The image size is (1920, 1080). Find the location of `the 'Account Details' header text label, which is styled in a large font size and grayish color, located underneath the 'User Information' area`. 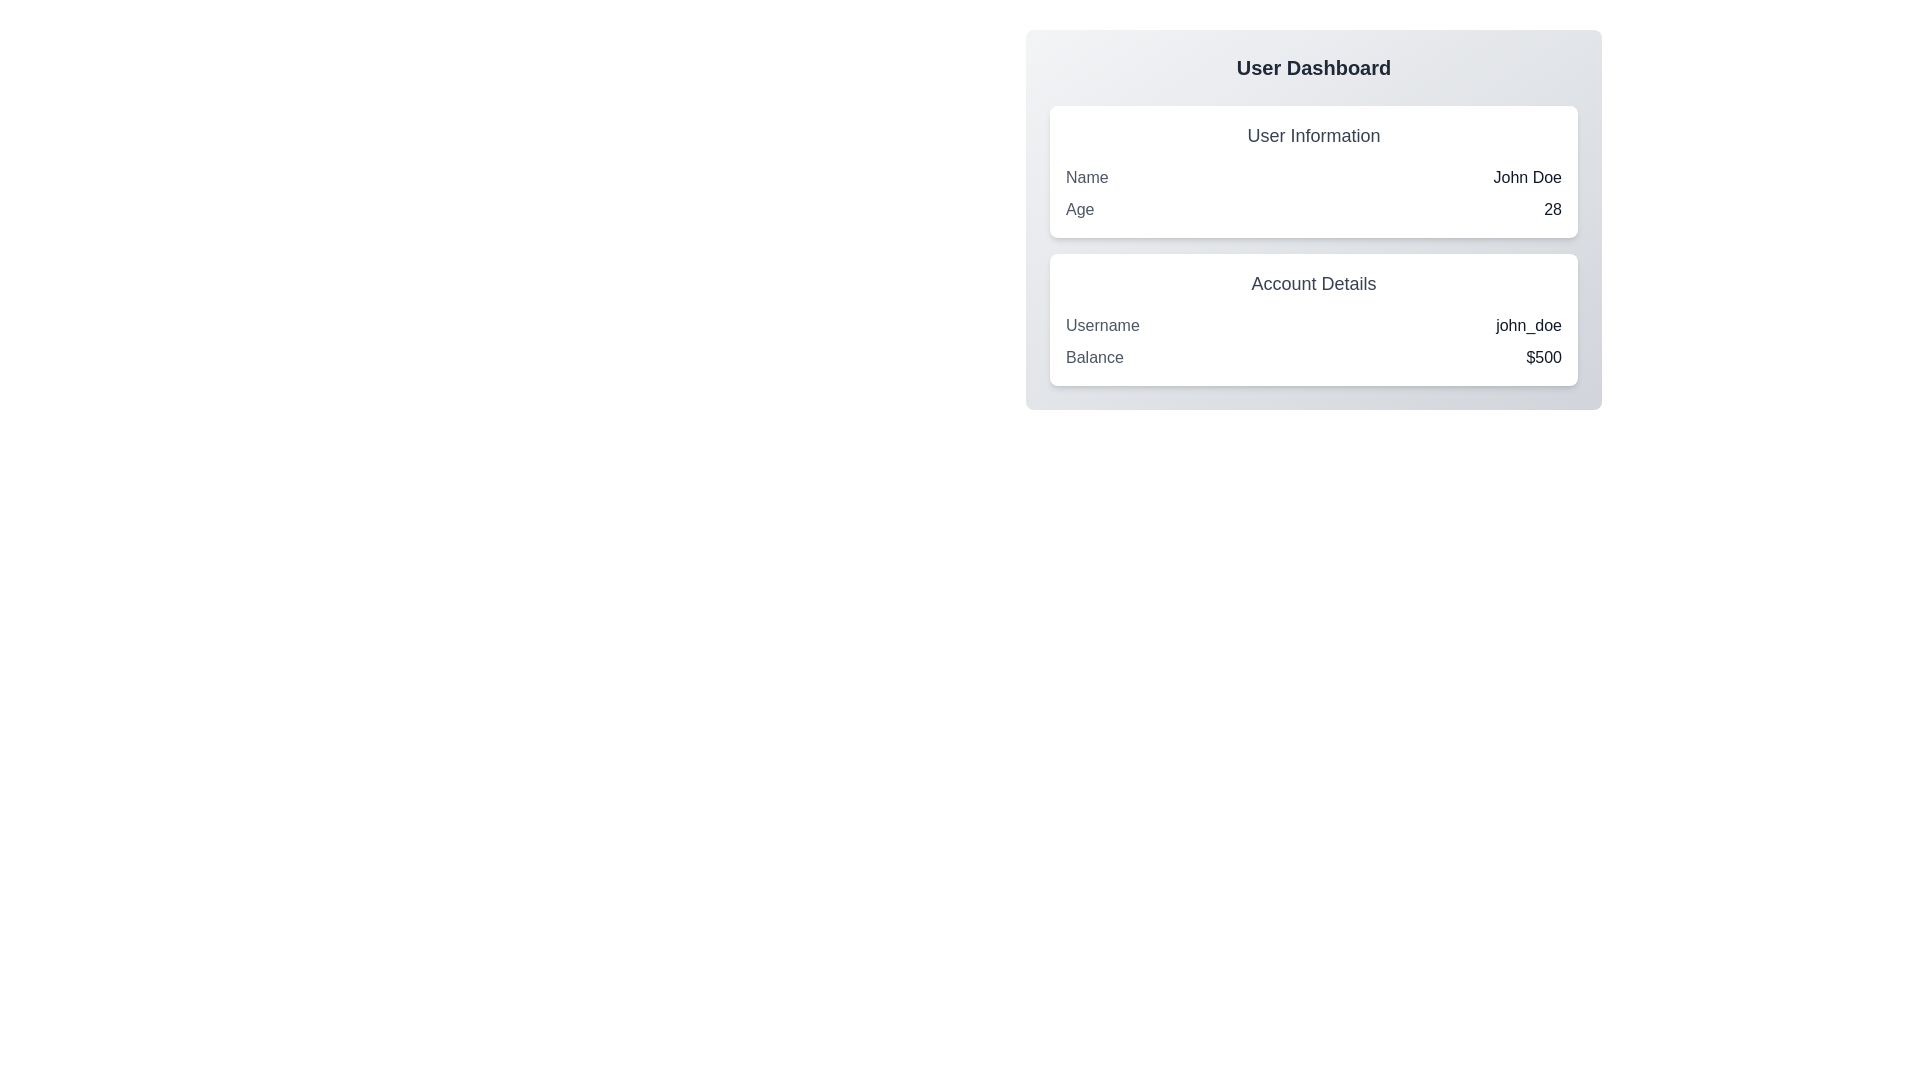

the 'Account Details' header text label, which is styled in a large font size and grayish color, located underneath the 'User Information' area is located at coordinates (1314, 284).